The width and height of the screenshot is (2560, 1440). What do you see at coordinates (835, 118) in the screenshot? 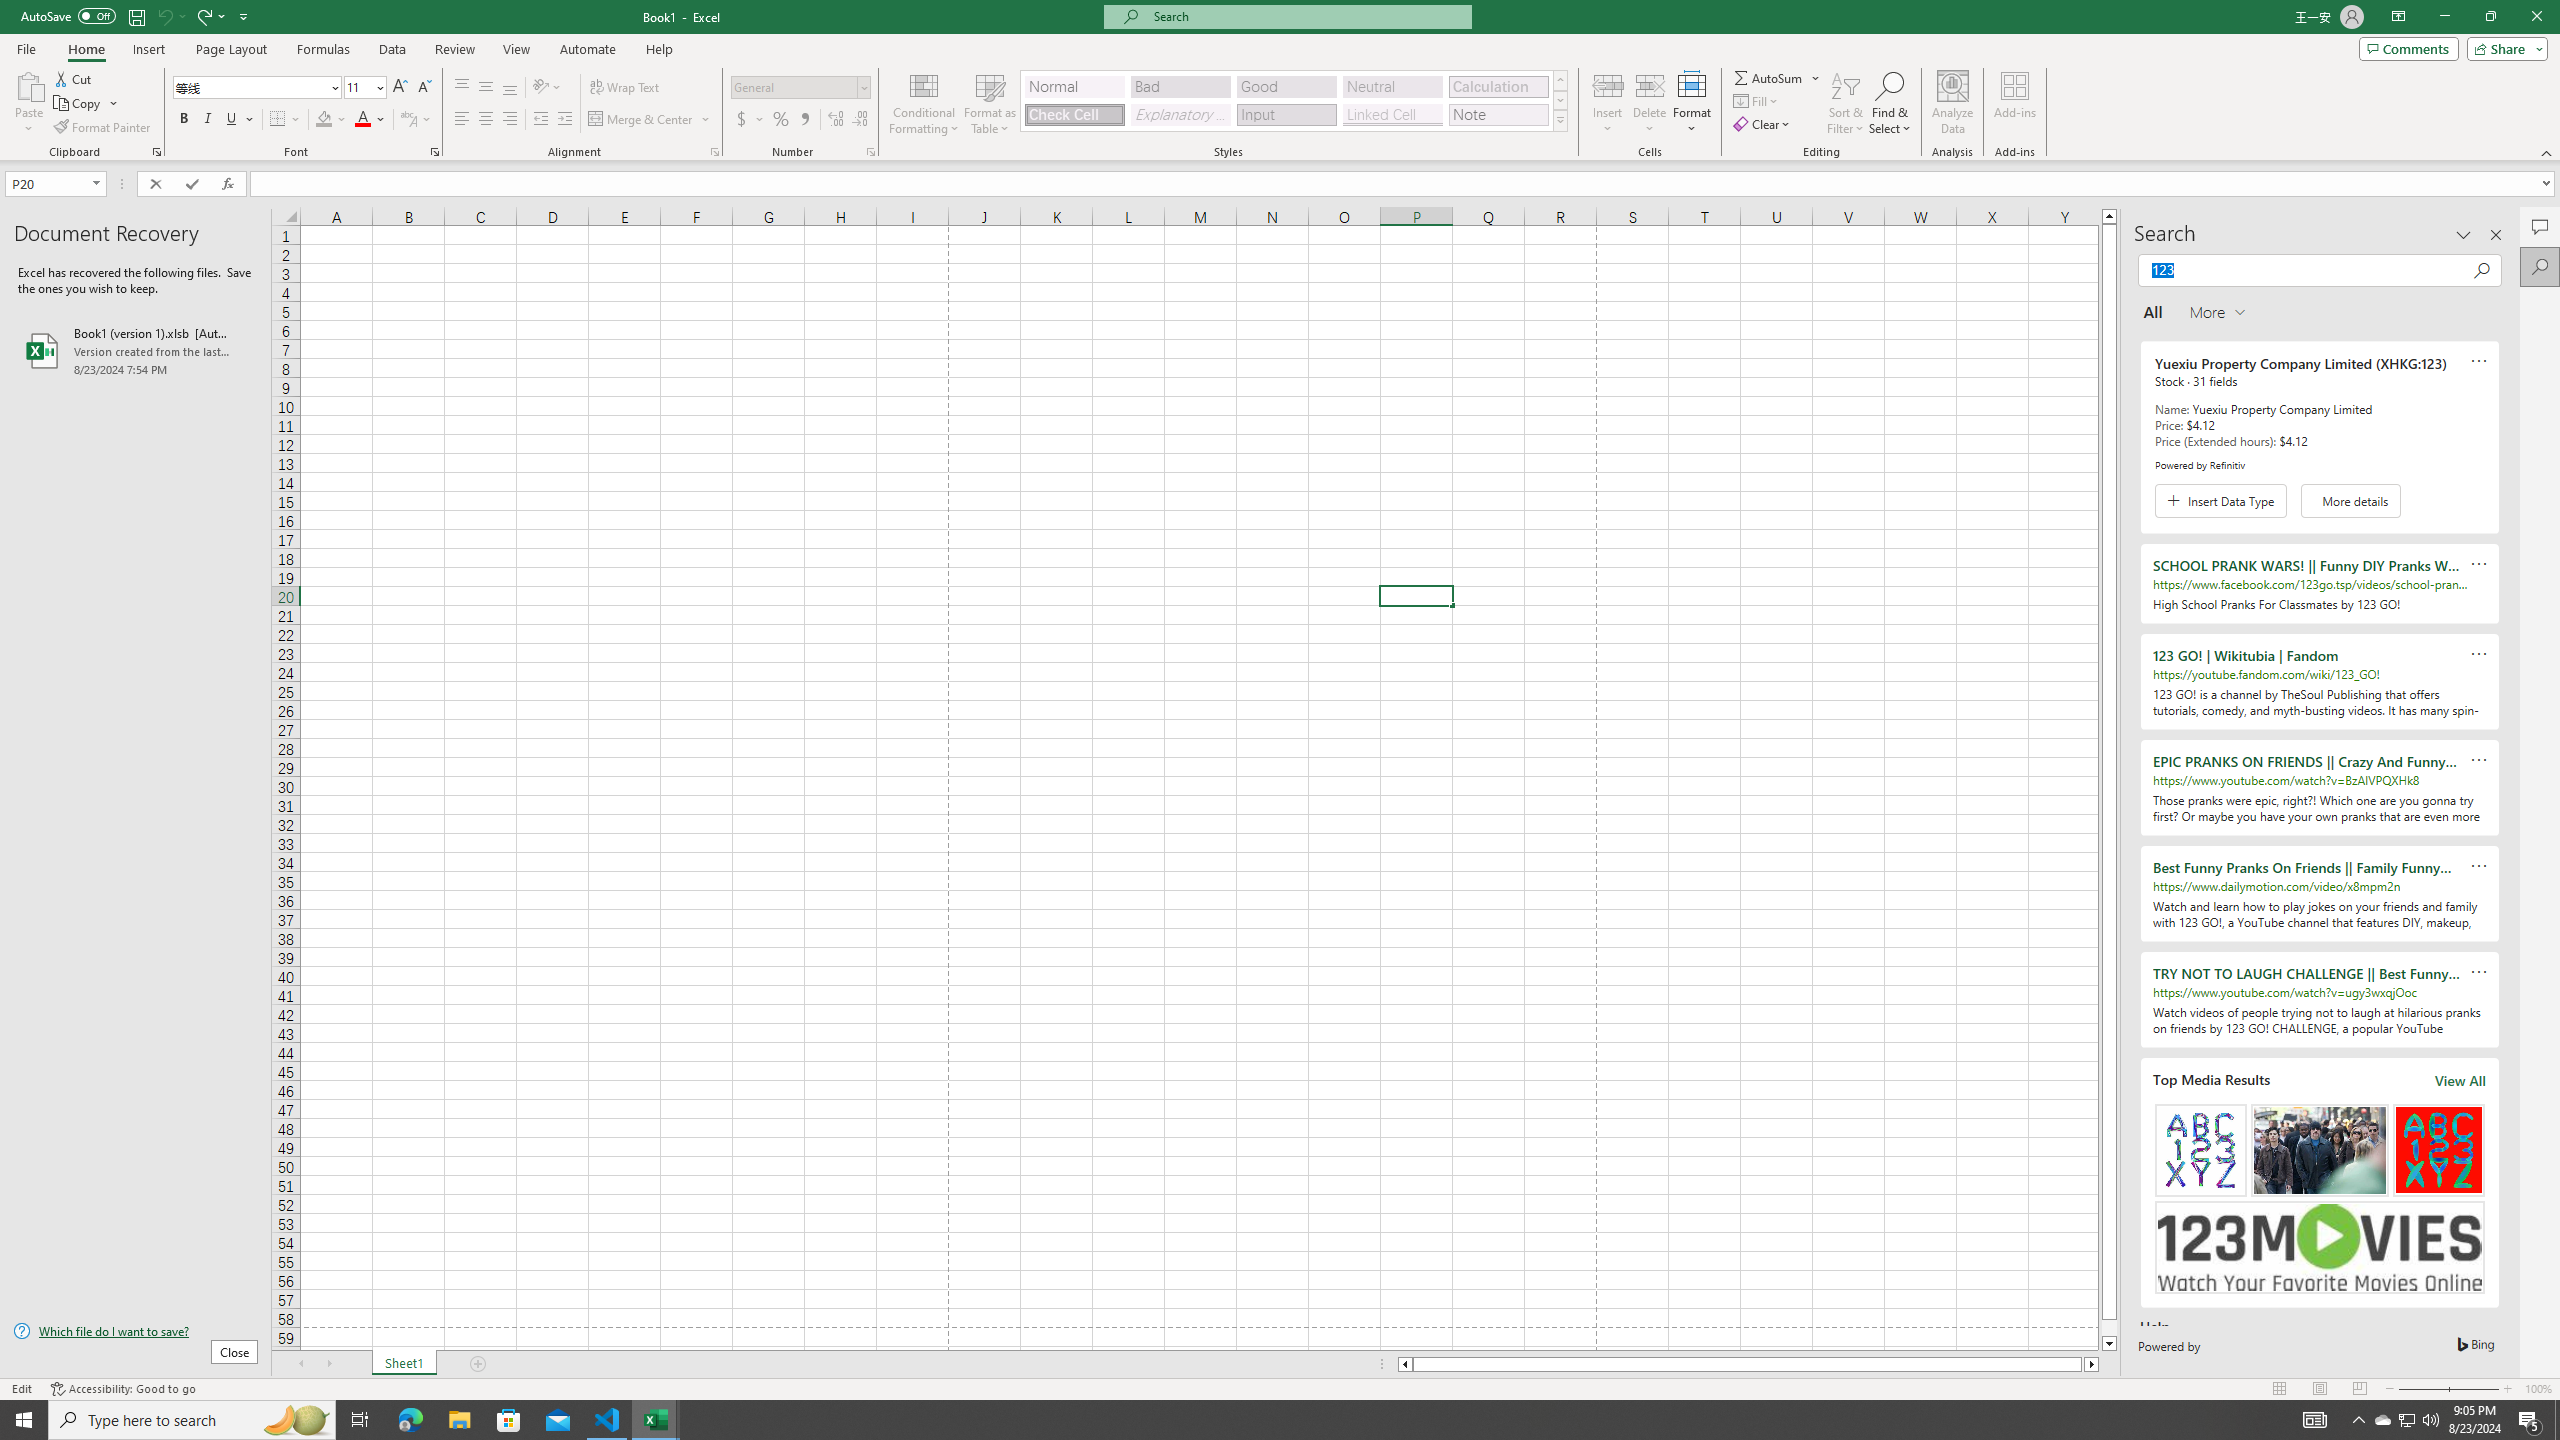
I see `'Increase Decimal'` at bounding box center [835, 118].